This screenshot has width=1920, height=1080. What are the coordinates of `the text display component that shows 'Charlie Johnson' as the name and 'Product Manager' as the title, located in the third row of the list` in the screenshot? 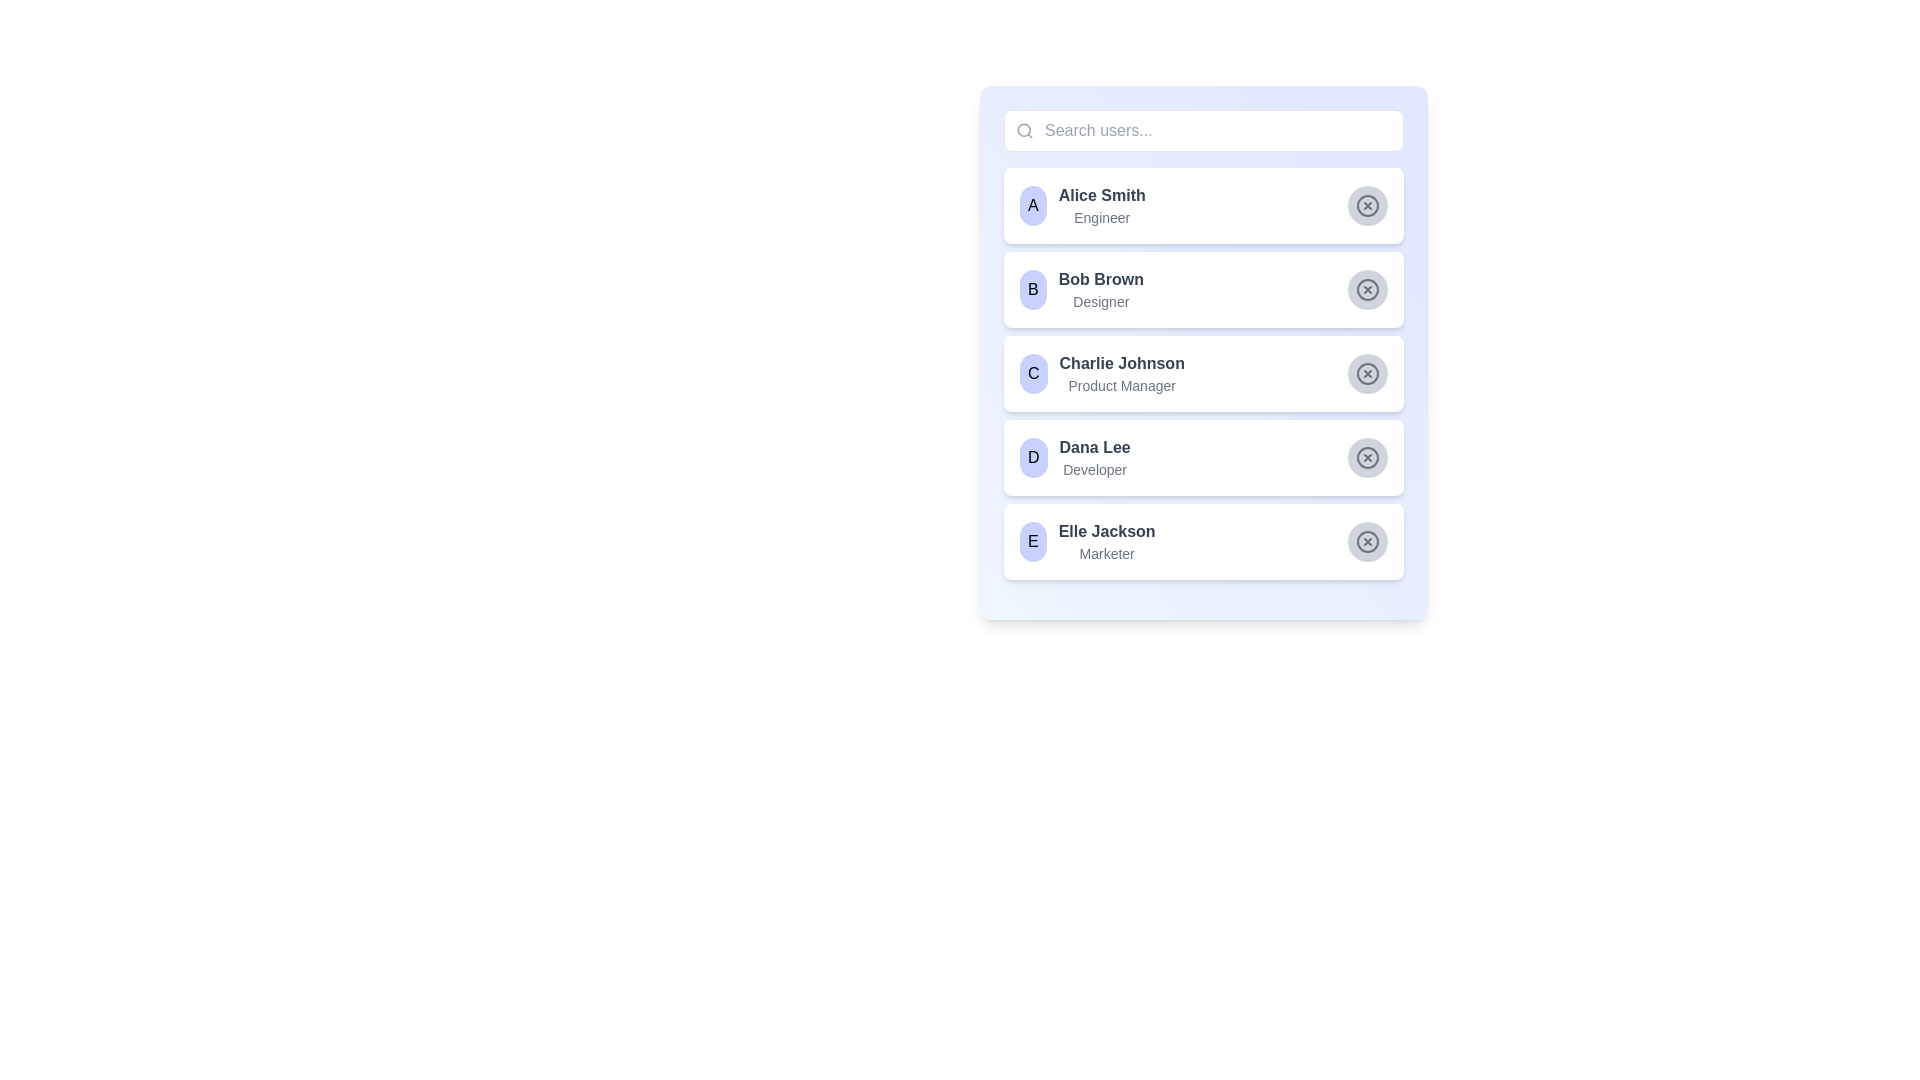 It's located at (1122, 374).